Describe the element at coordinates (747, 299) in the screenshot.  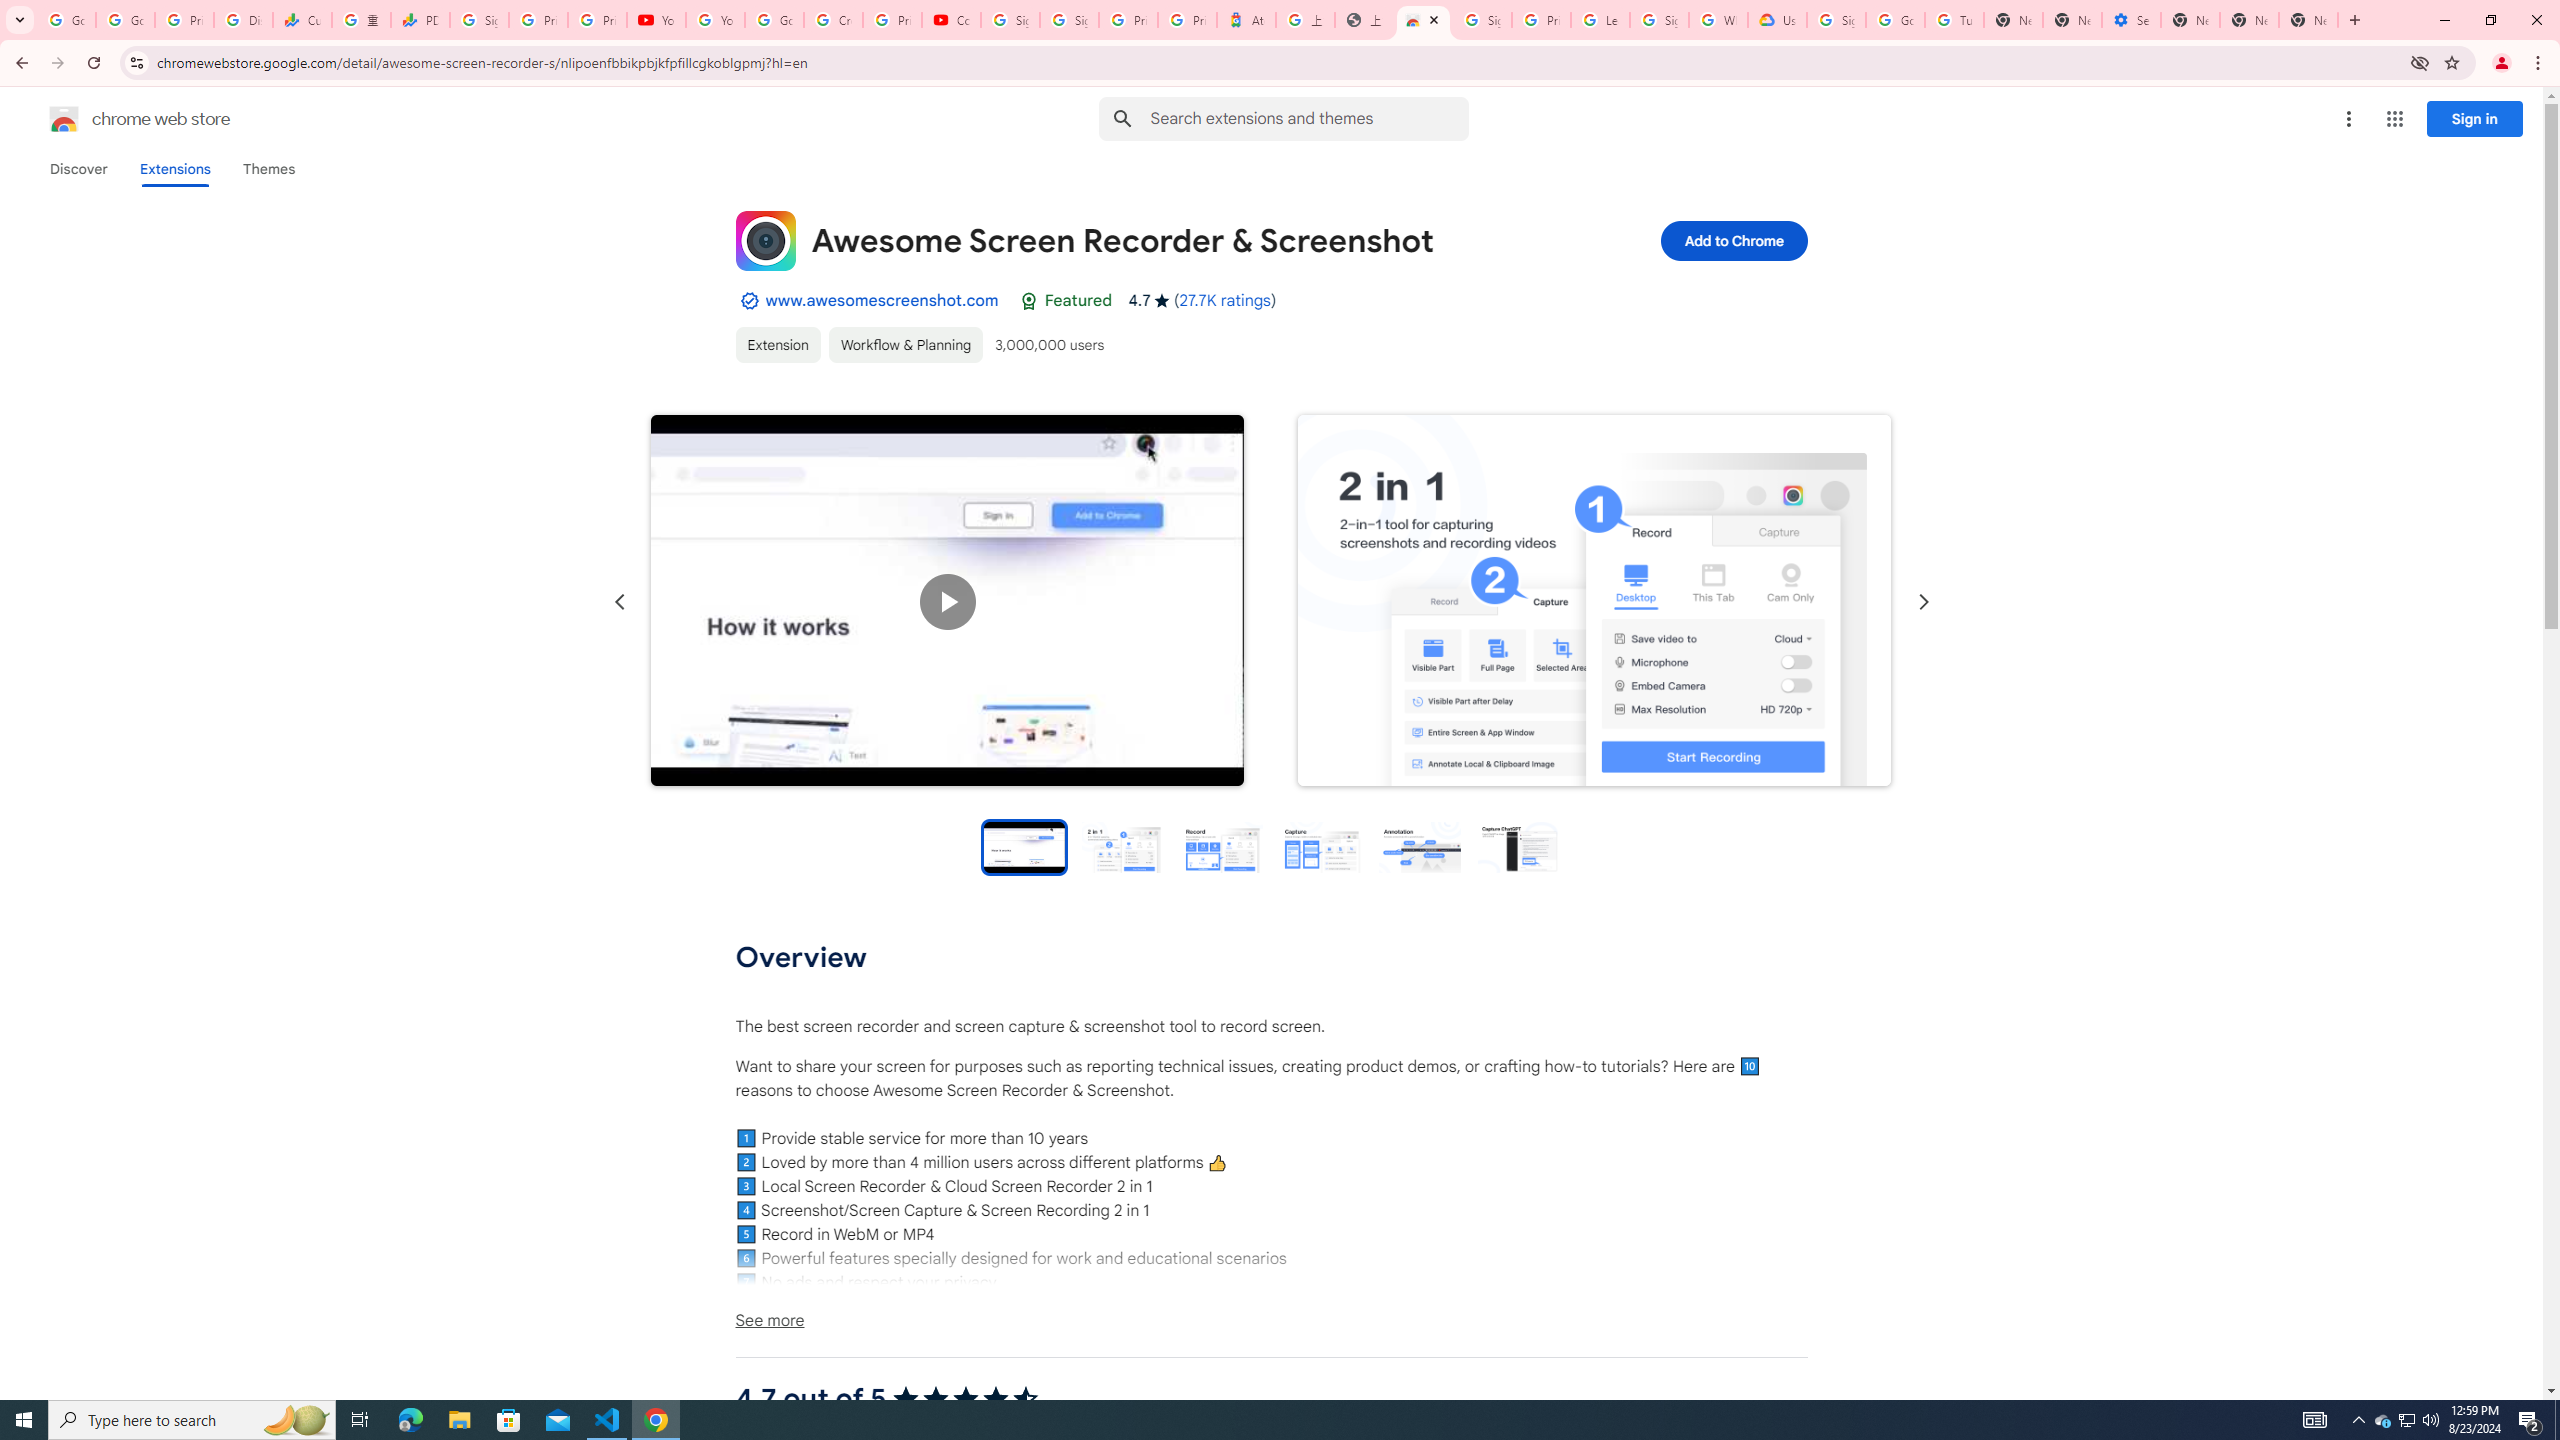
I see `'By Established Publisher Badge'` at that location.